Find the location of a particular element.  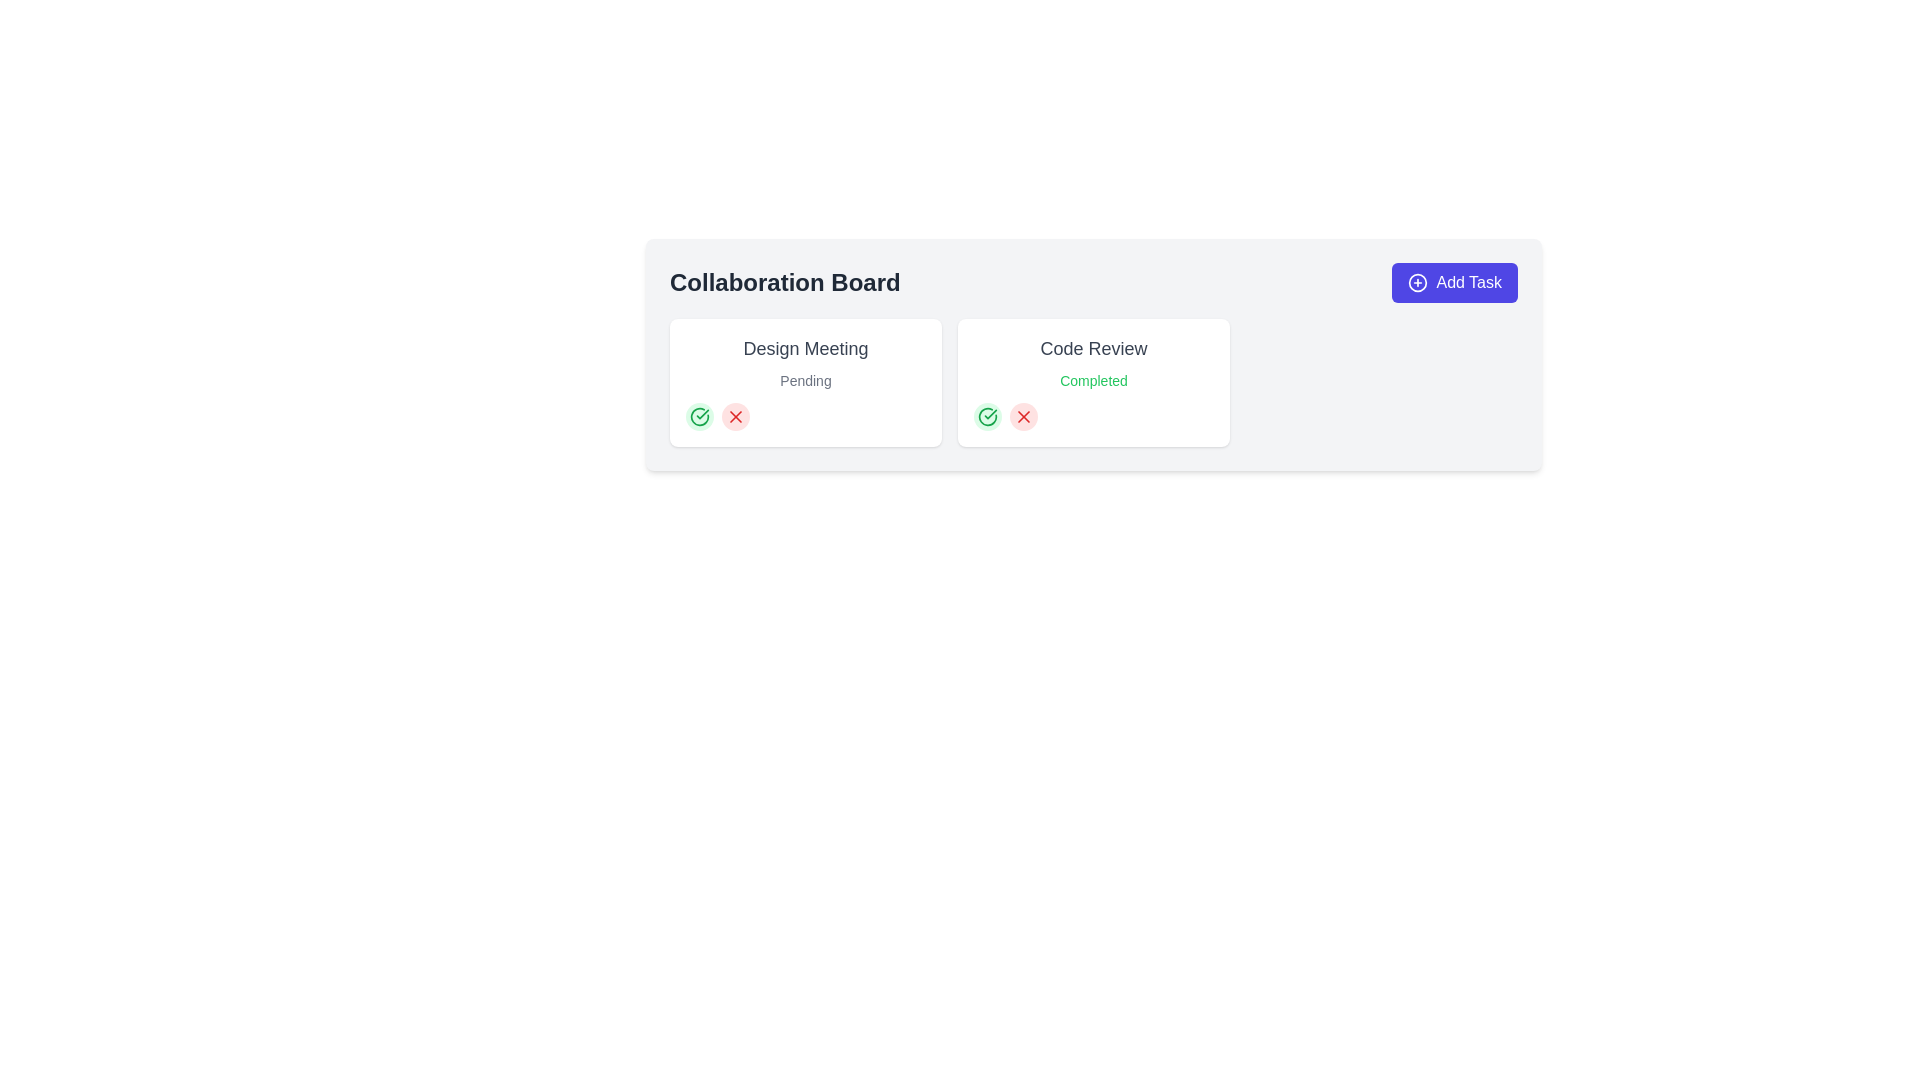

the circular green icon with a white checkmark, located beneath the 'Code Review' heading in the 'Collaboration Board' area is located at coordinates (988, 415).